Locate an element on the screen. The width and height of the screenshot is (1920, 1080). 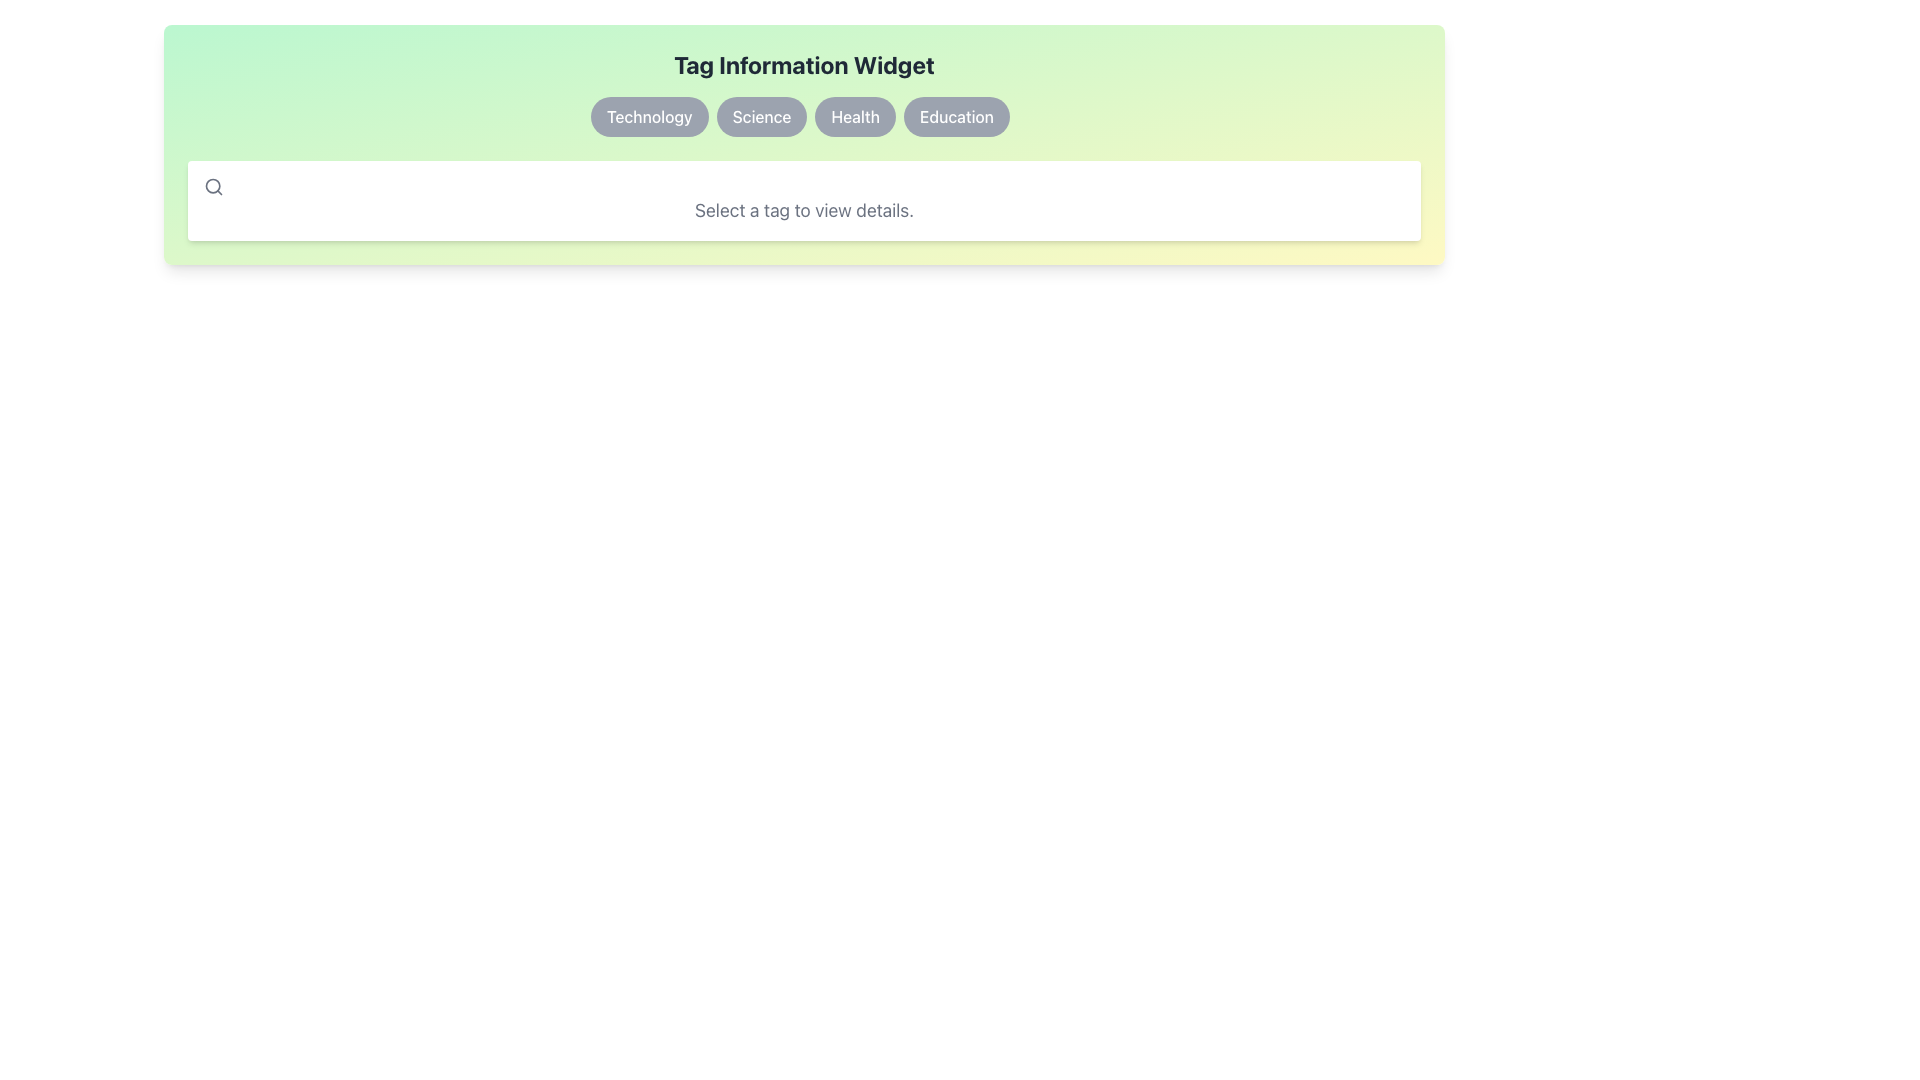
the gray search icon located at the left end of the message box area is located at coordinates (214, 186).